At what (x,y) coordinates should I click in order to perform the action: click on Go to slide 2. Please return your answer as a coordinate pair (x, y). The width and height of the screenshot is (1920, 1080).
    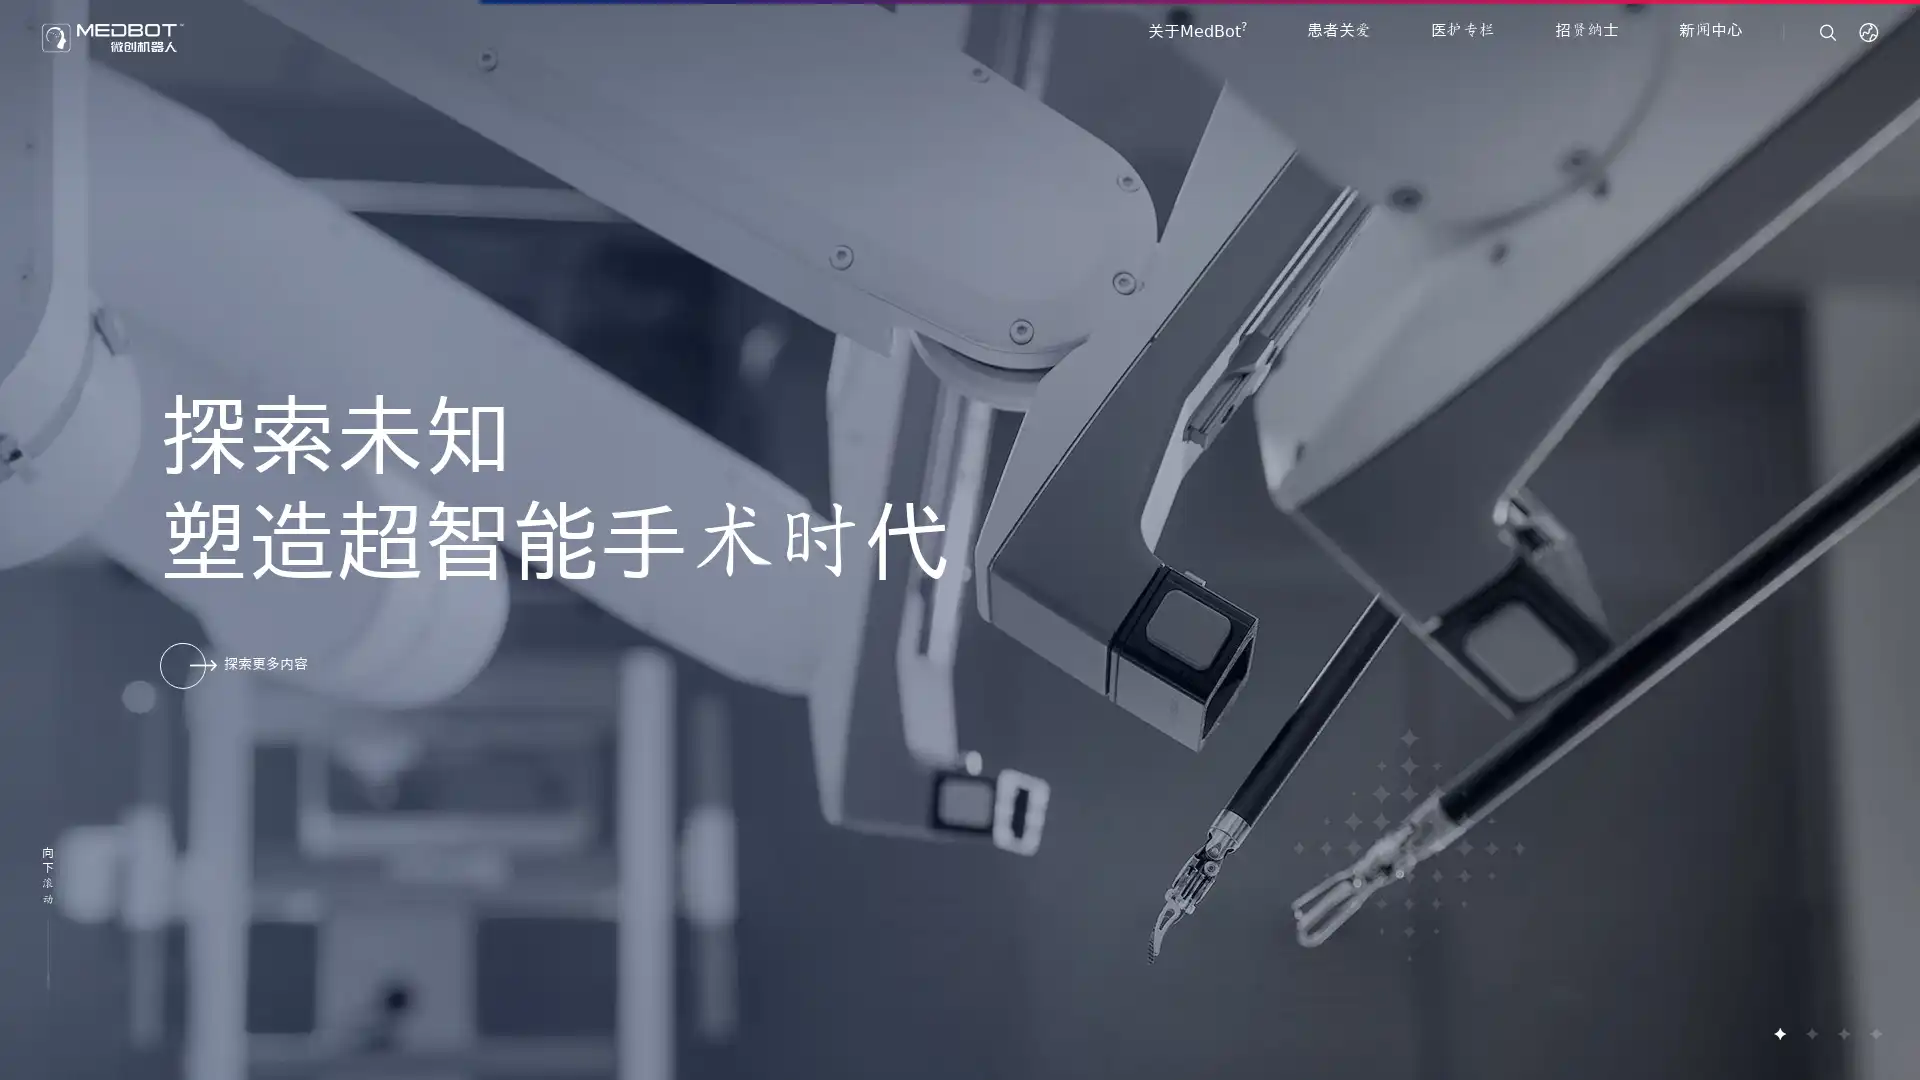
    Looking at the image, I should click on (1810, 1033).